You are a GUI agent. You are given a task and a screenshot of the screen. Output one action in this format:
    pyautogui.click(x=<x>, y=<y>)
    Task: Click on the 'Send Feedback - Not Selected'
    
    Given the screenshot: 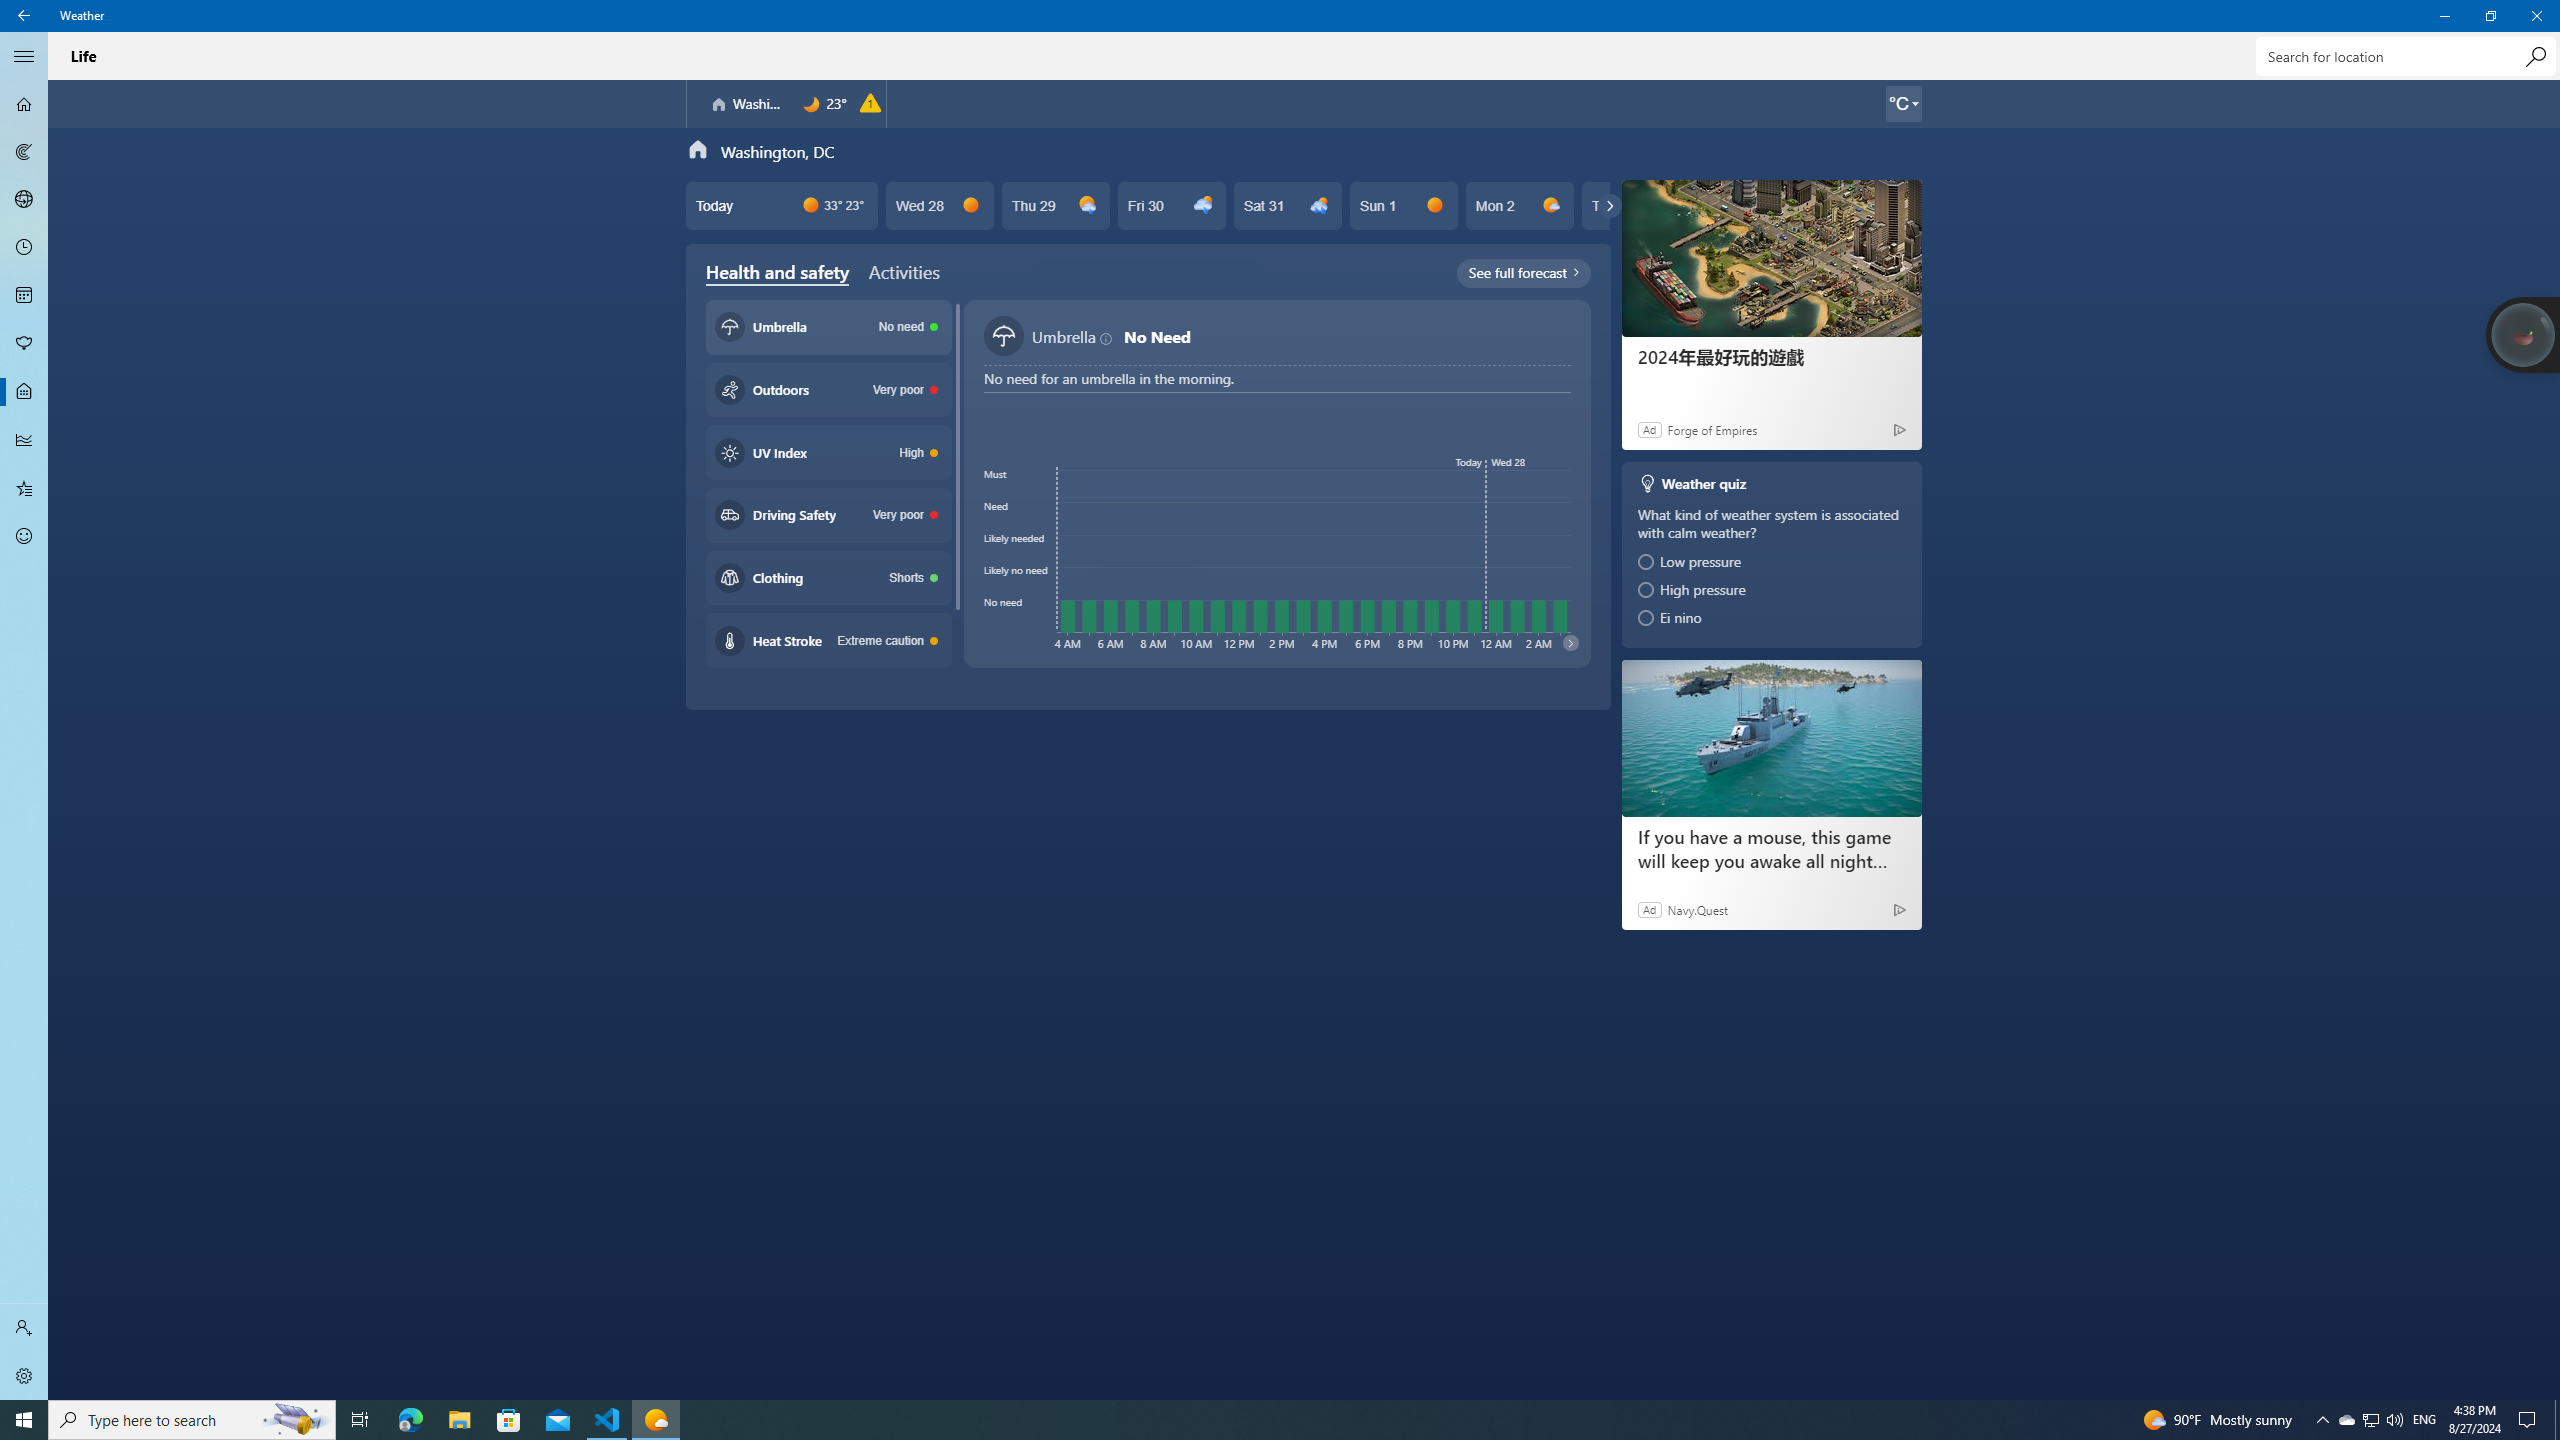 What is the action you would take?
    pyautogui.click(x=24, y=536)
    